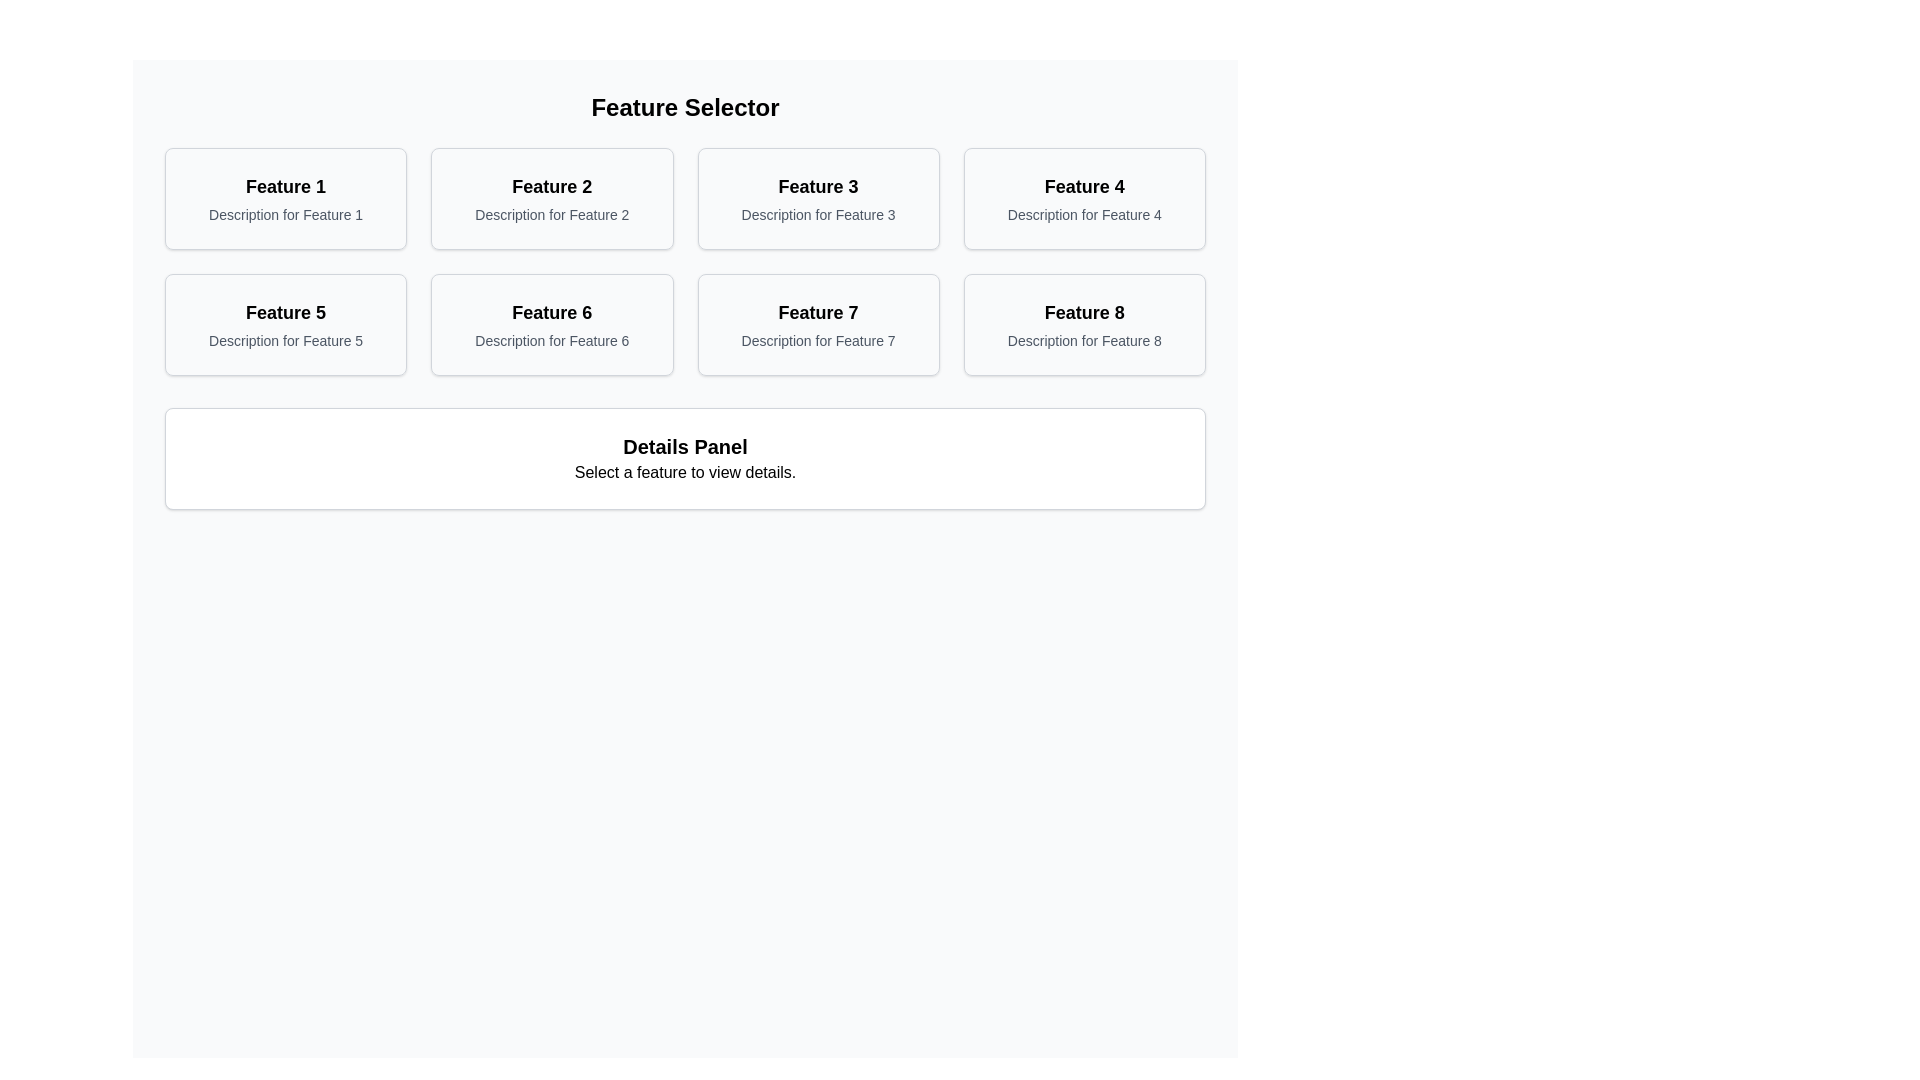  I want to click on the Text Label that serves as a header for the details panel, located at the top of the white card area below the grid of feature buttons, so click(685, 446).